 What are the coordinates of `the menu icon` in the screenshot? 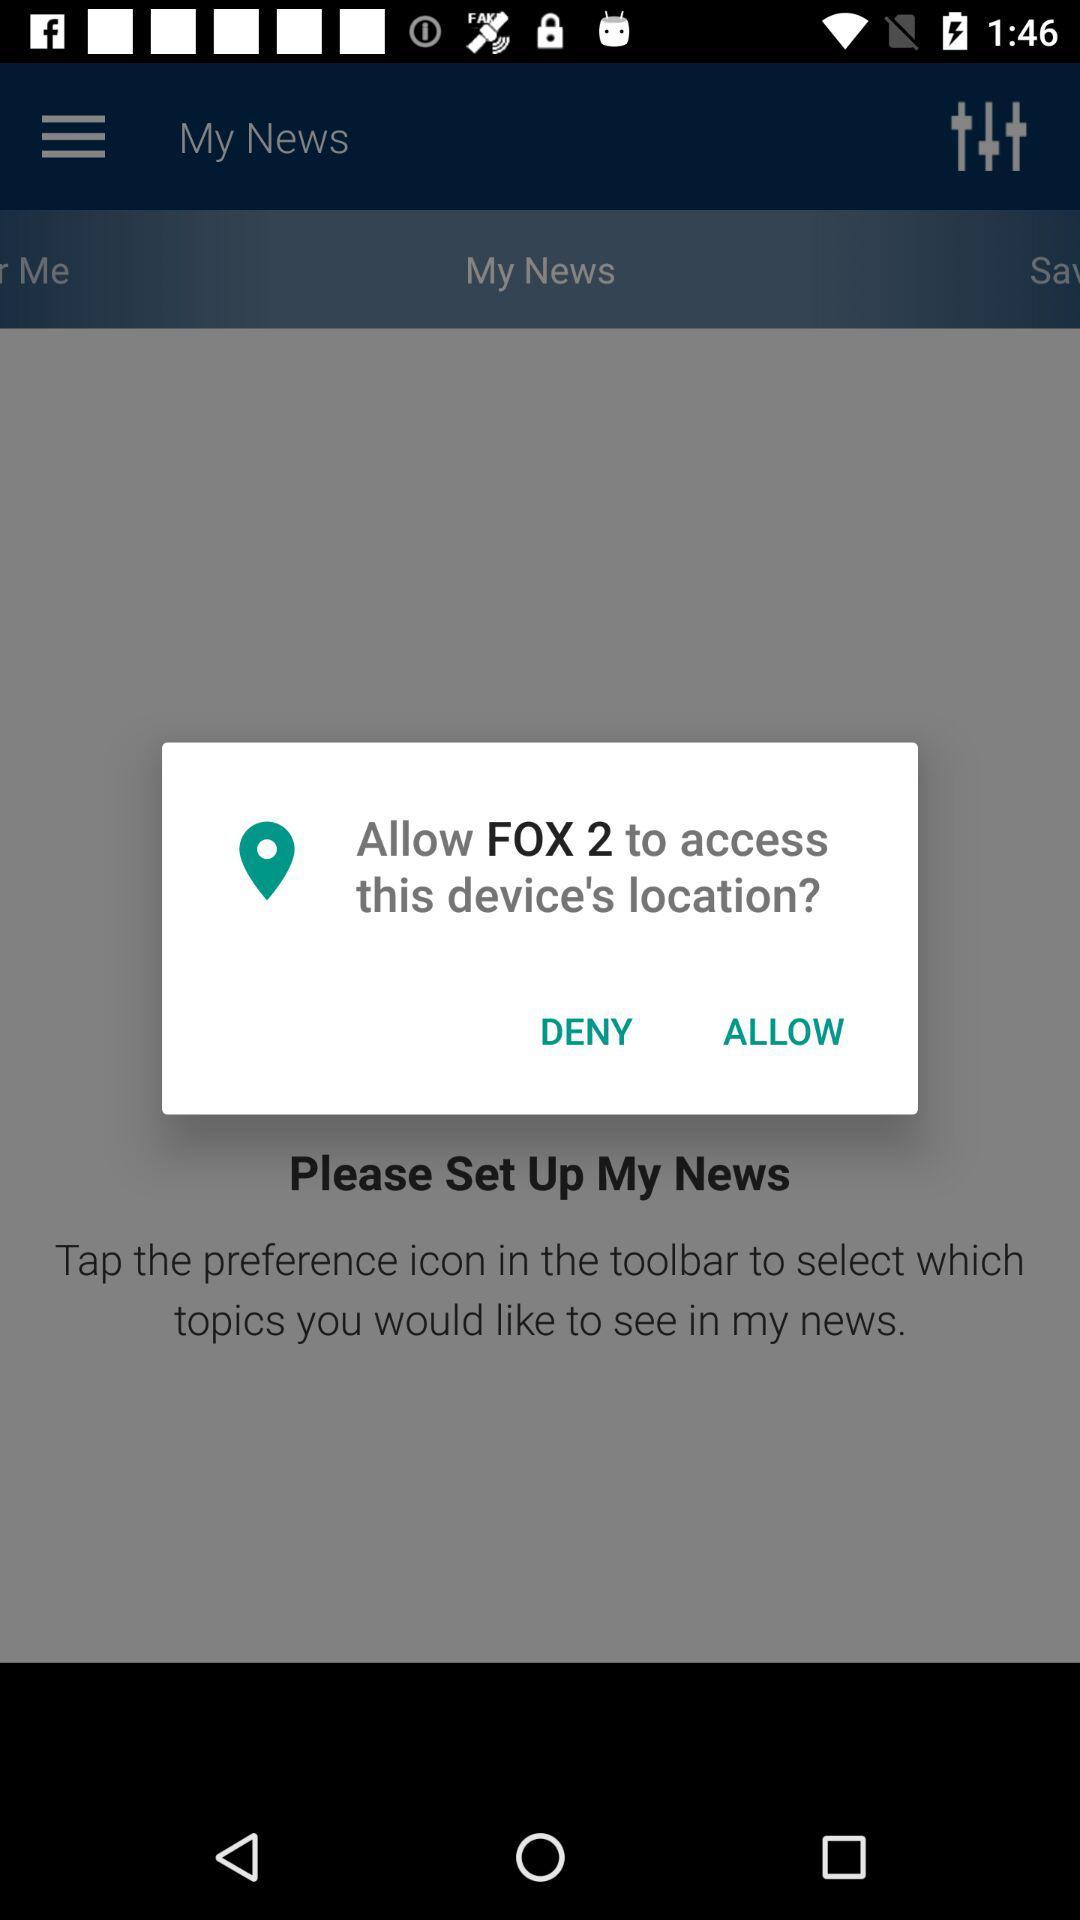 It's located at (72, 135).